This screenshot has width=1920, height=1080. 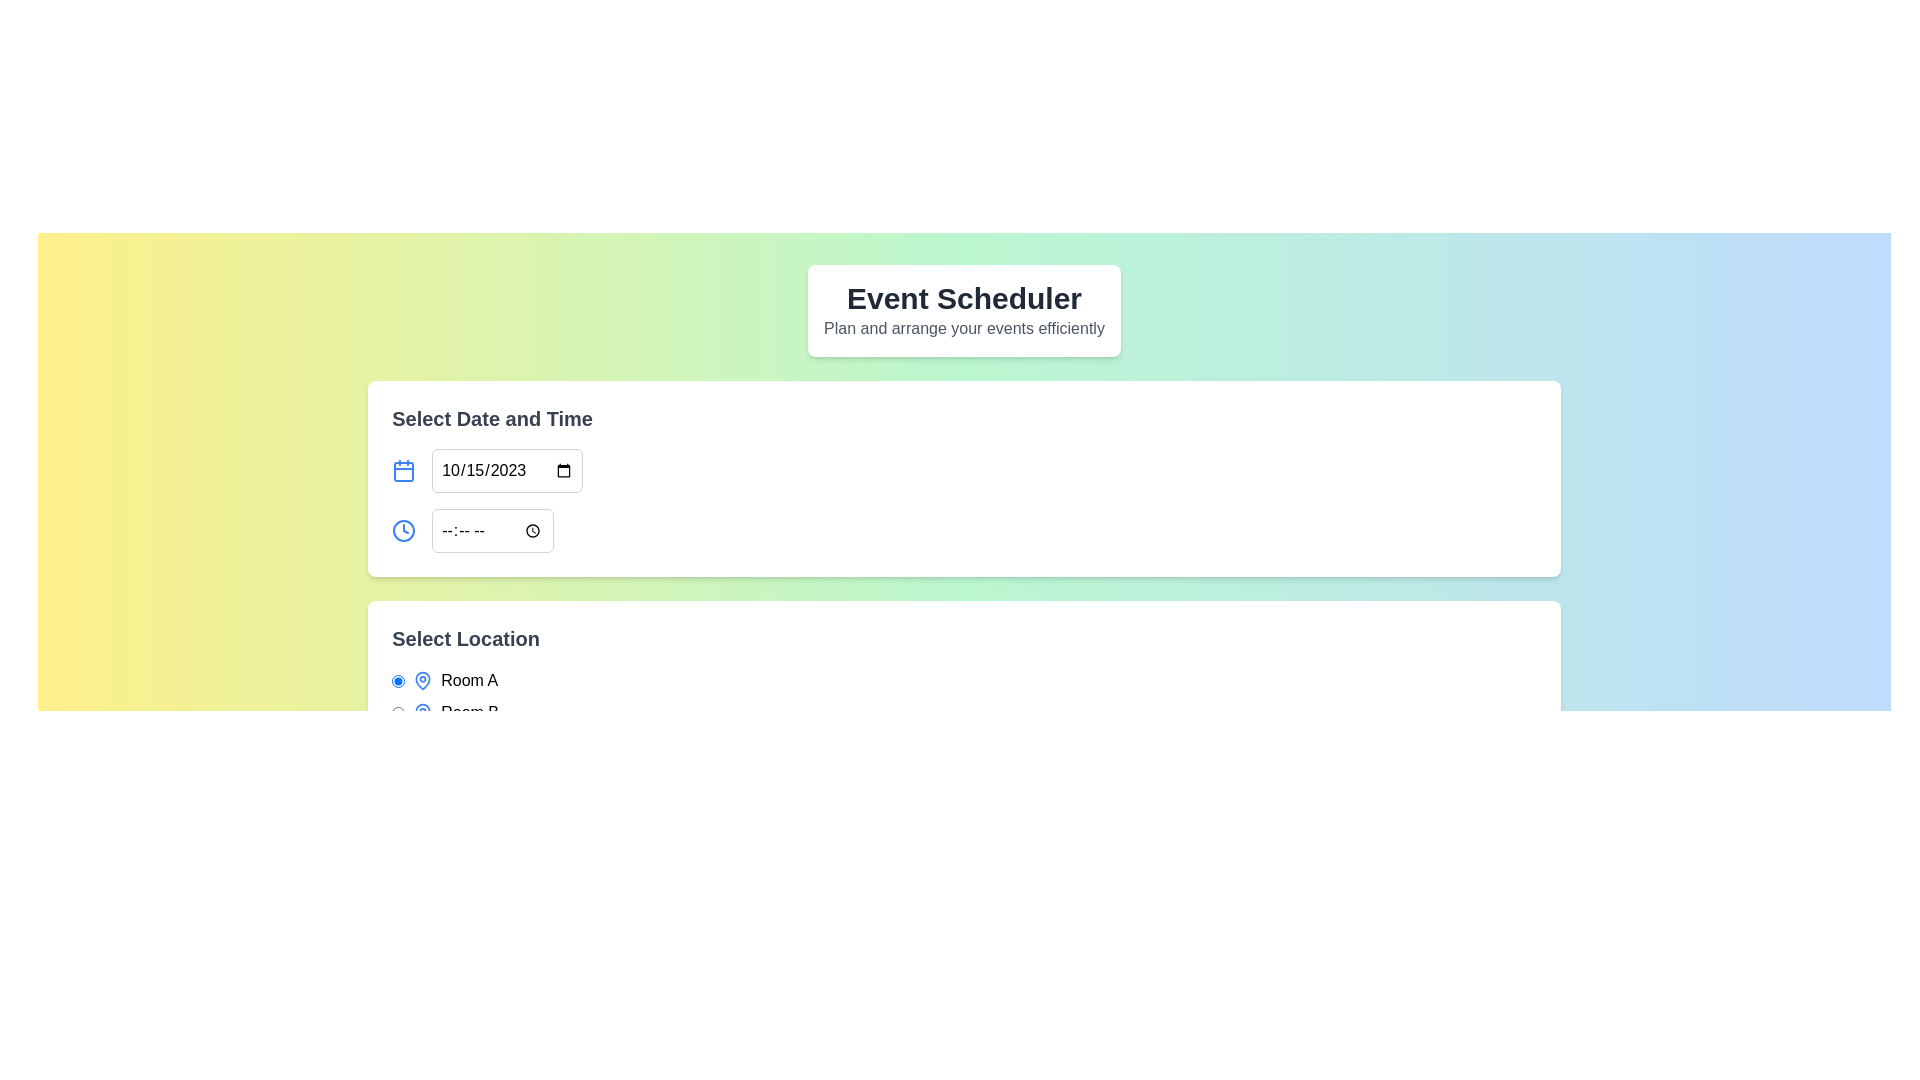 What do you see at coordinates (398, 680) in the screenshot?
I see `the blue circular radio button positioned to the left of the text 'Room A' in the 'Select Location' group` at bounding box center [398, 680].